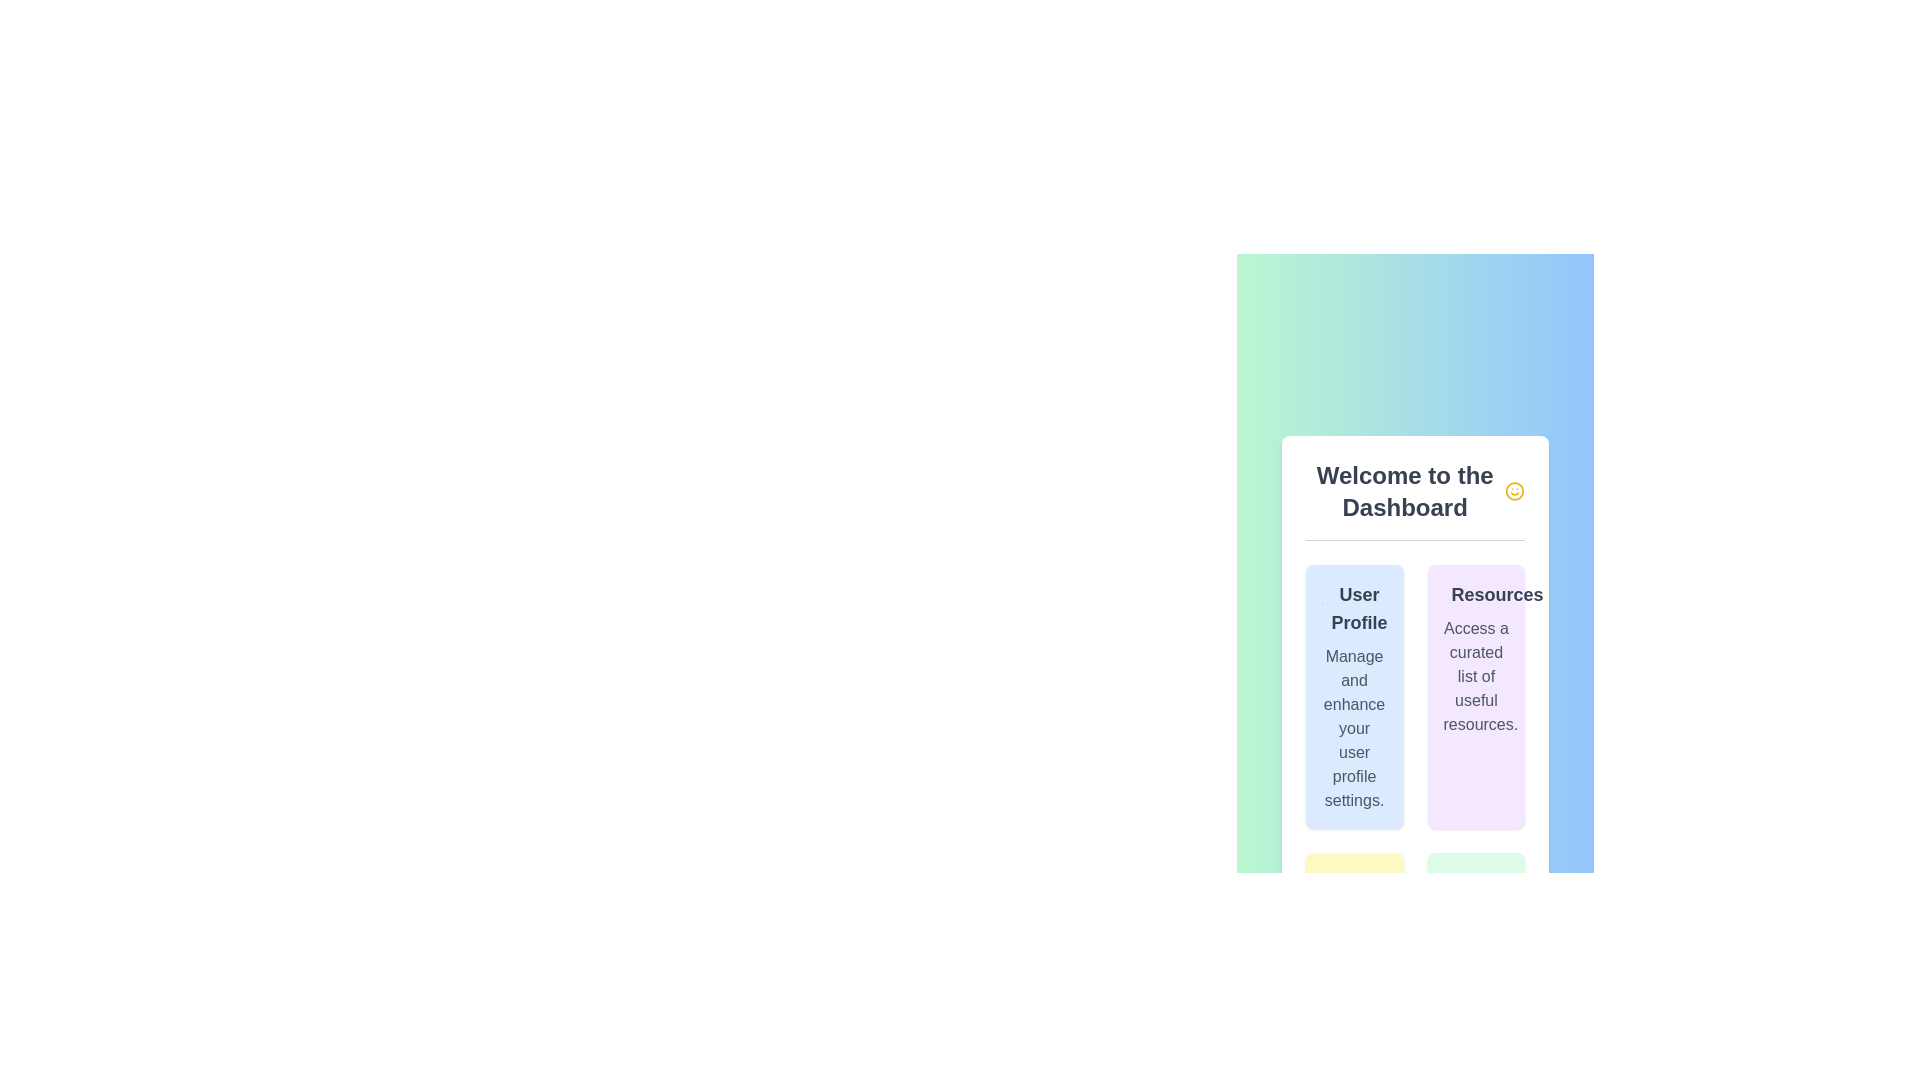 This screenshot has height=1080, width=1920. What do you see at coordinates (1354, 607) in the screenshot?
I see `'User Profile' text label, which is displayed in a larger and bold font style, indicating its importance as a title for the section` at bounding box center [1354, 607].